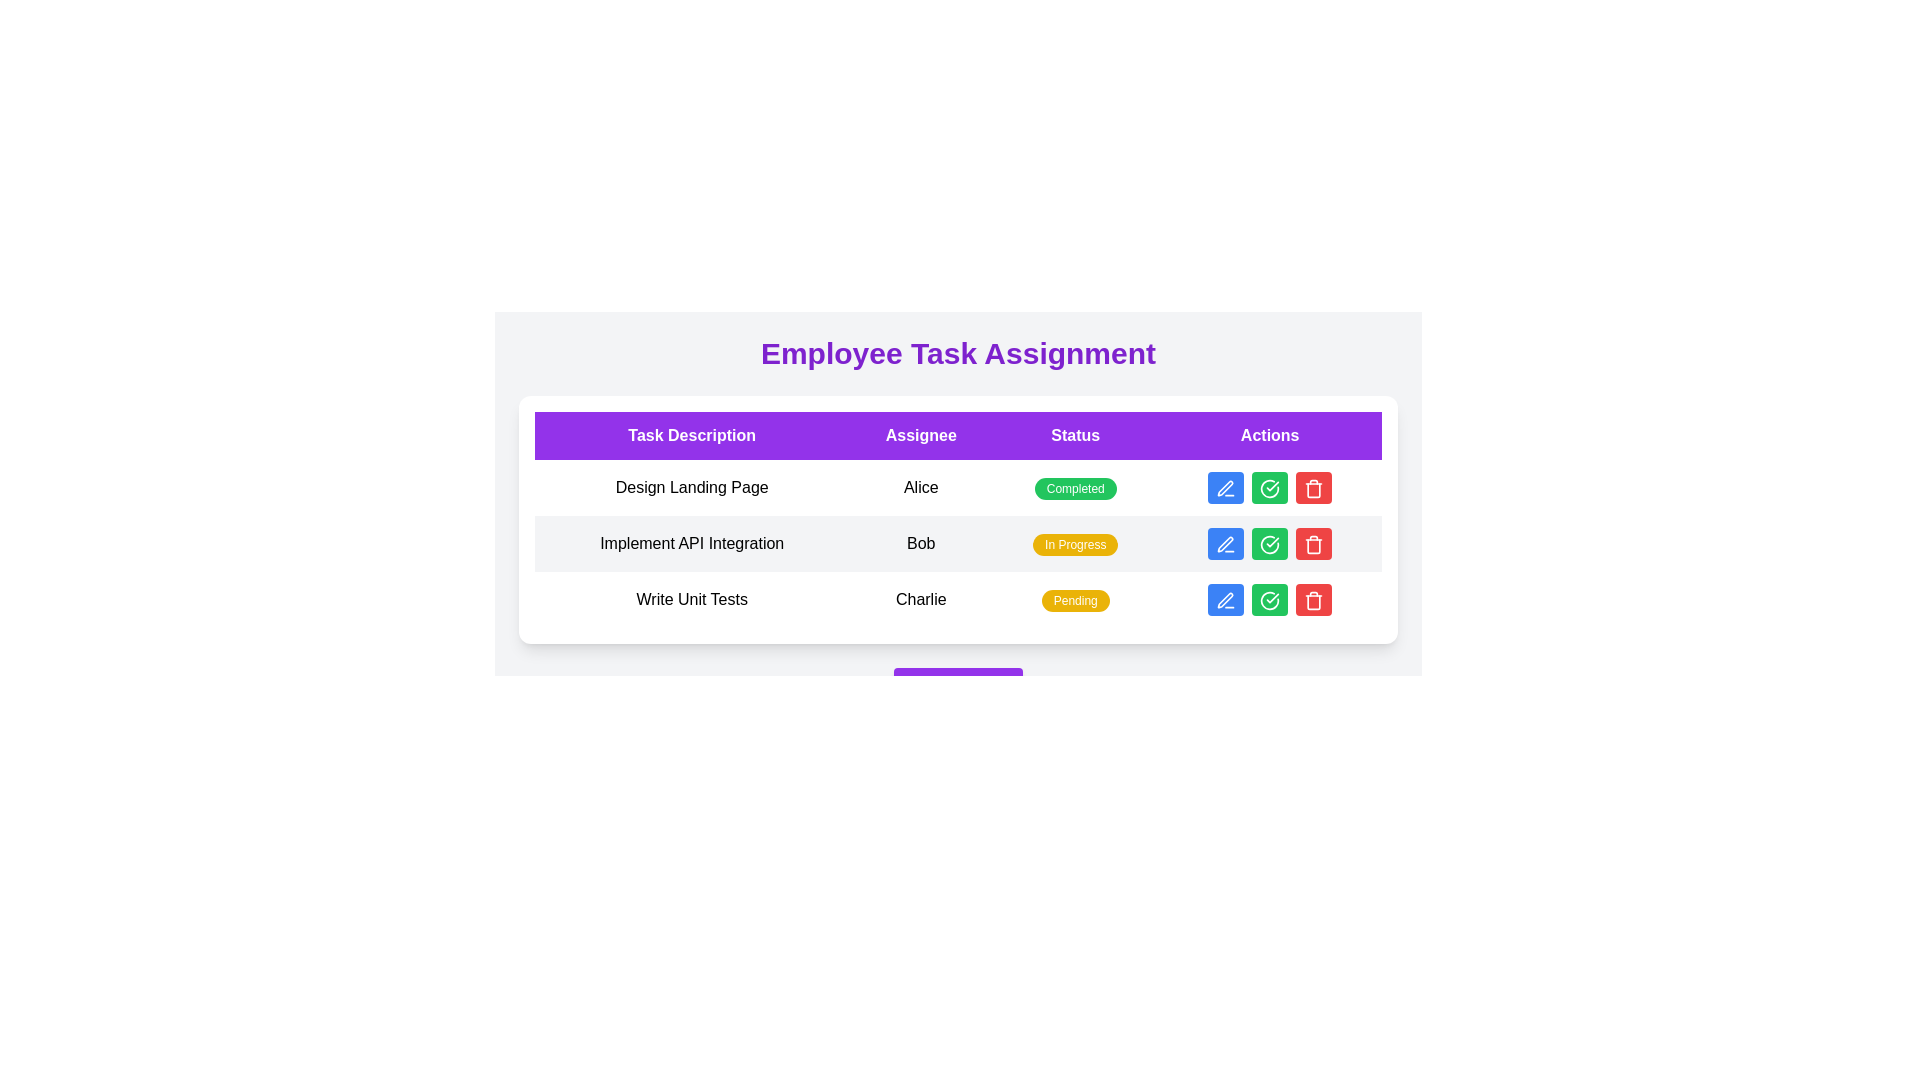  Describe the element at coordinates (1269, 488) in the screenshot. I see `the green button with a circular checkmark icon located in the 'Actions' column for 'Design Landing Page'` at that location.